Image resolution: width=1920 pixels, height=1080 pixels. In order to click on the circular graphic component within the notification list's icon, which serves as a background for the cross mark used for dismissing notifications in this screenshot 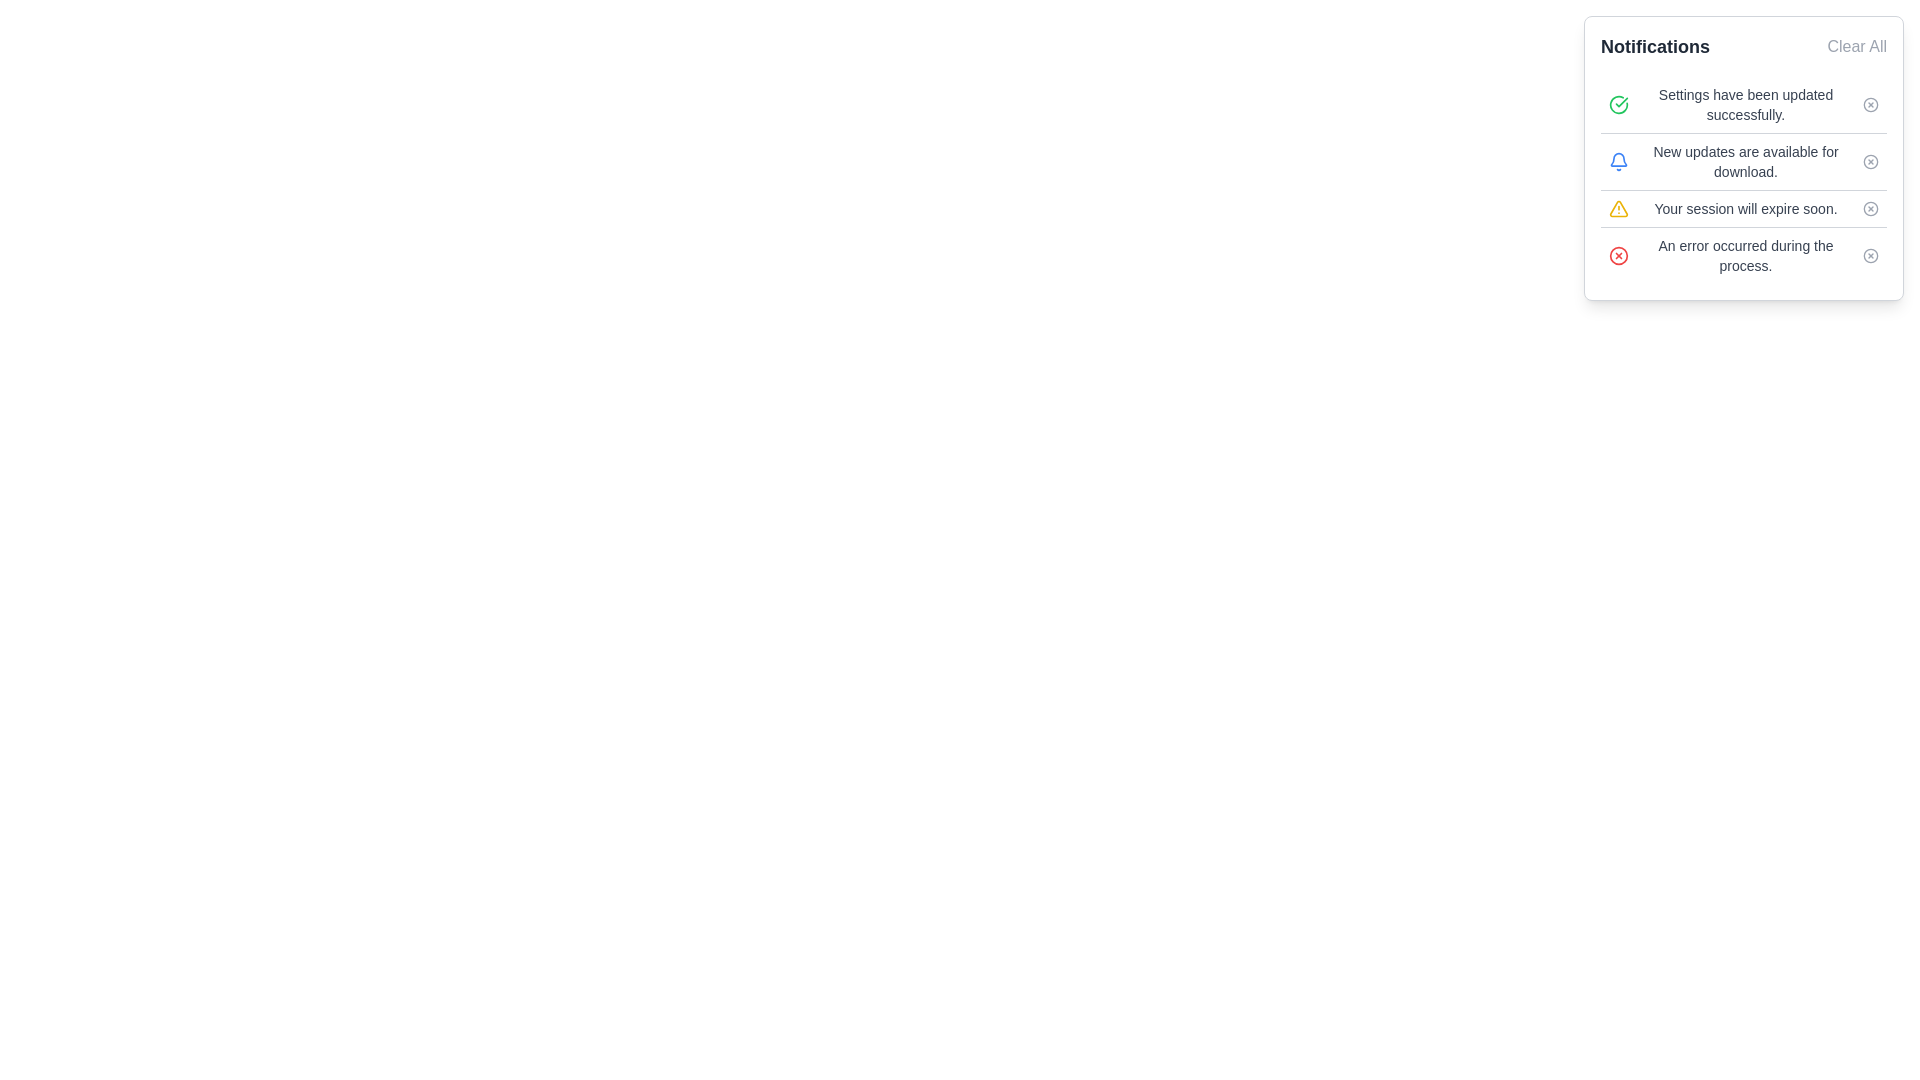, I will do `click(1870, 161)`.